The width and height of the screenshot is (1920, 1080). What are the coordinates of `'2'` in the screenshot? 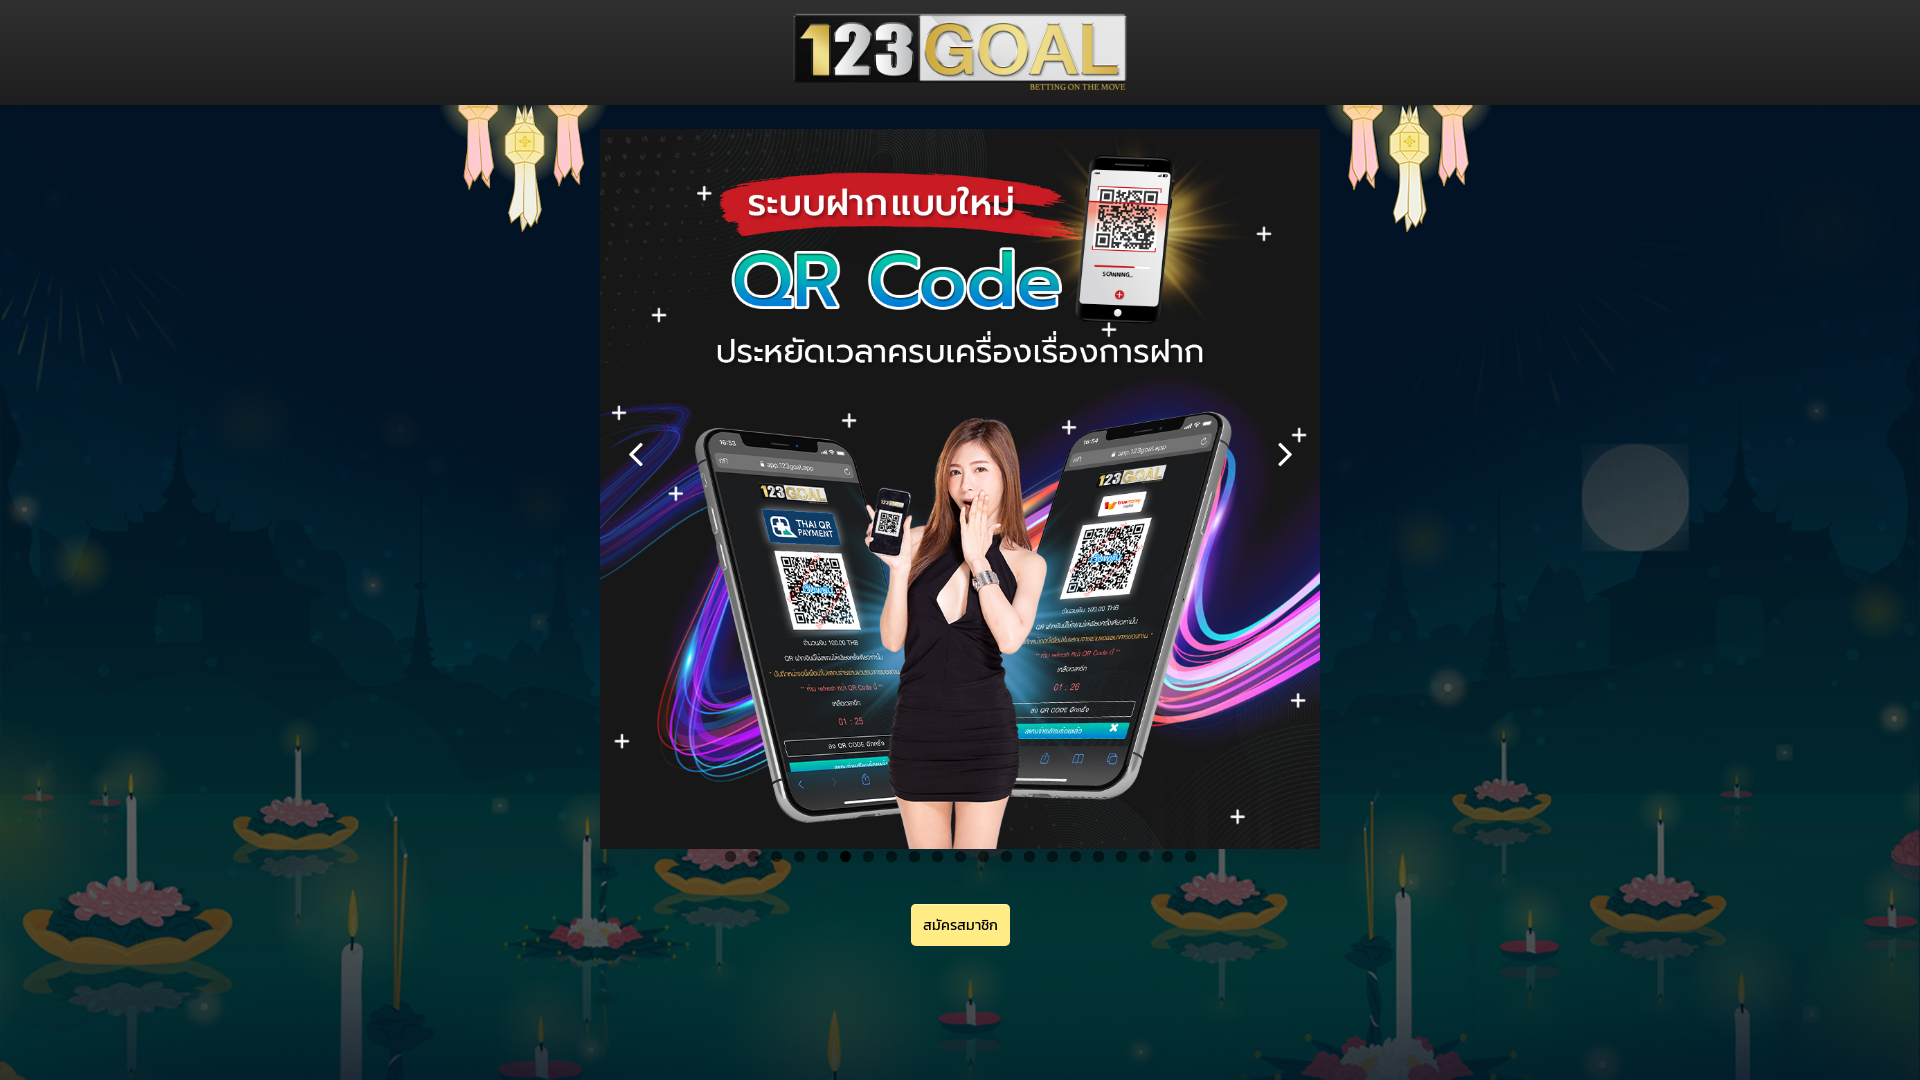 It's located at (752, 855).